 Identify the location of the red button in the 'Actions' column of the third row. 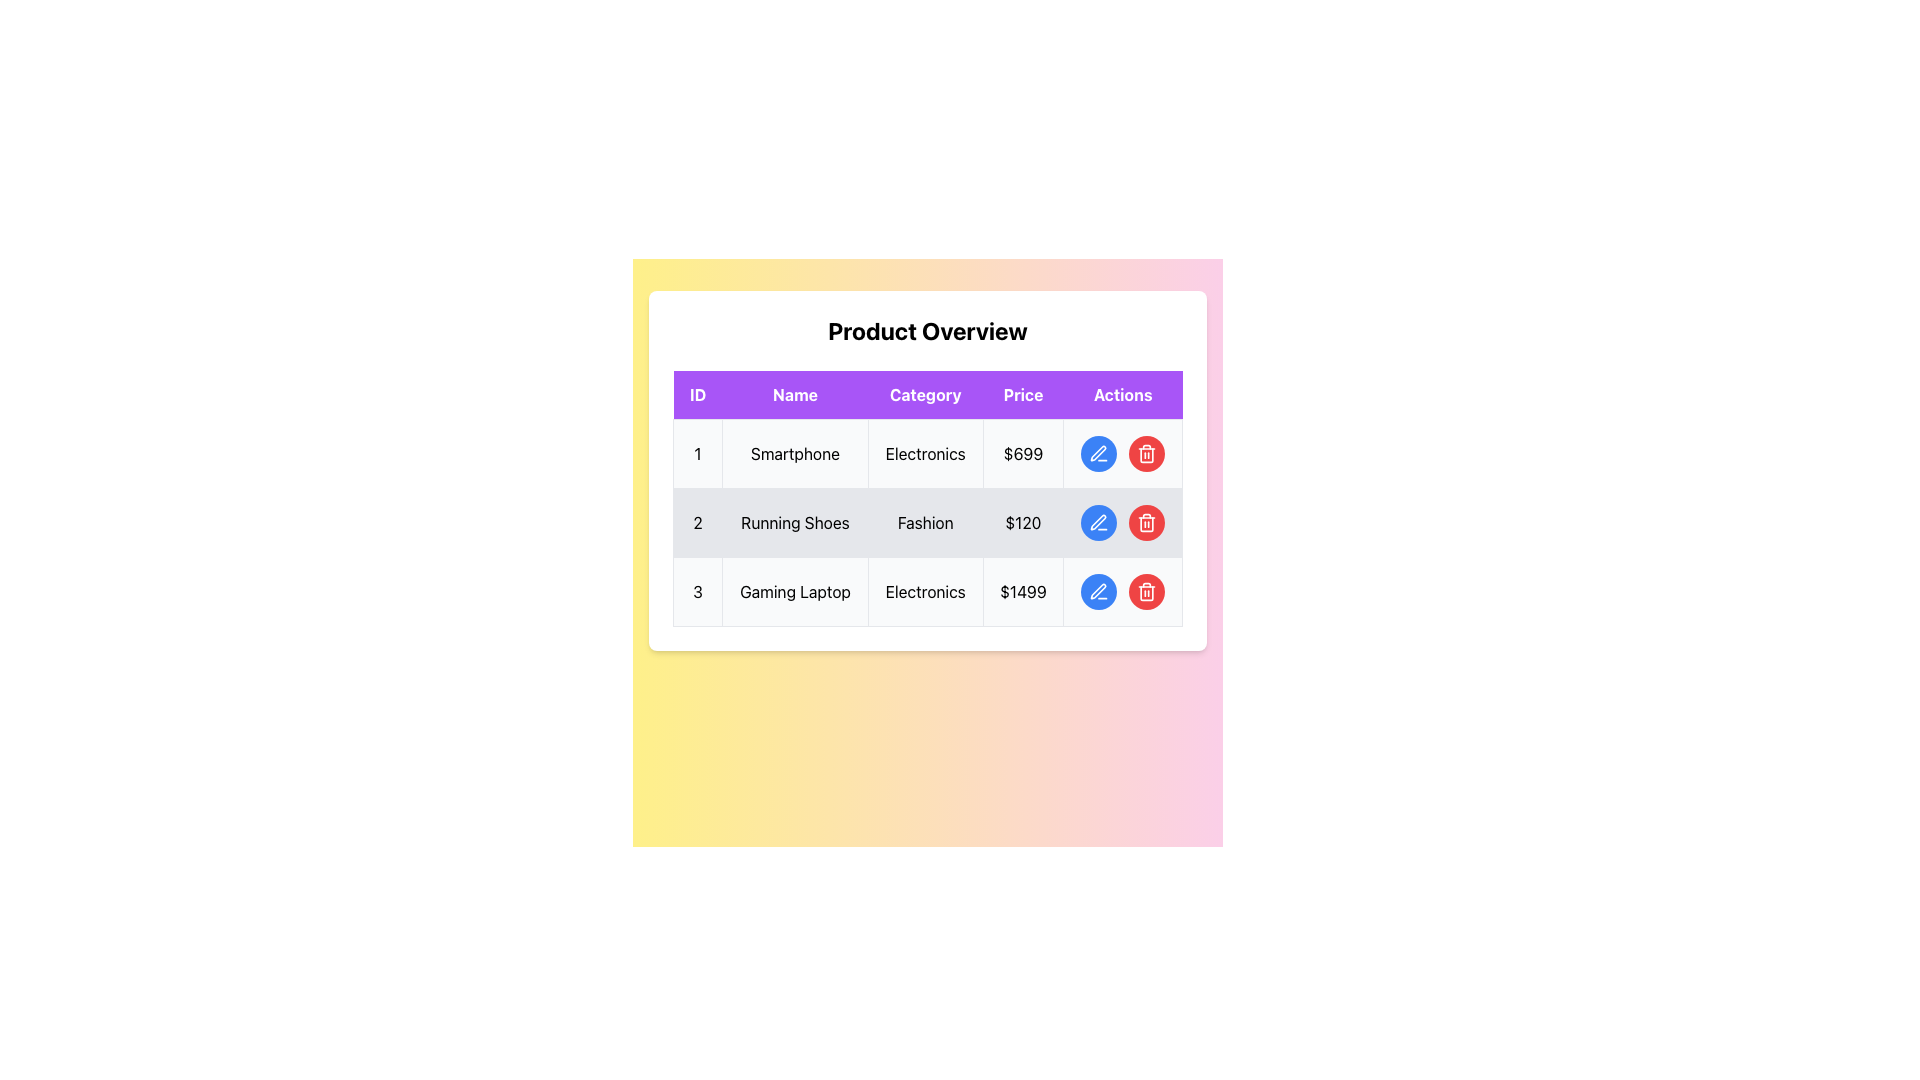
(1123, 590).